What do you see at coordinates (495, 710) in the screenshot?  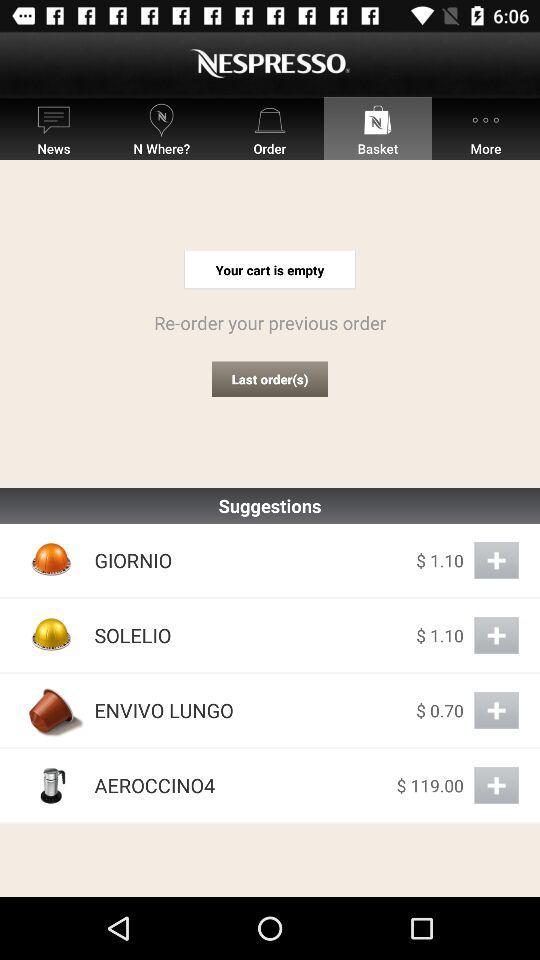 I see `envivo lungo to cart` at bounding box center [495, 710].